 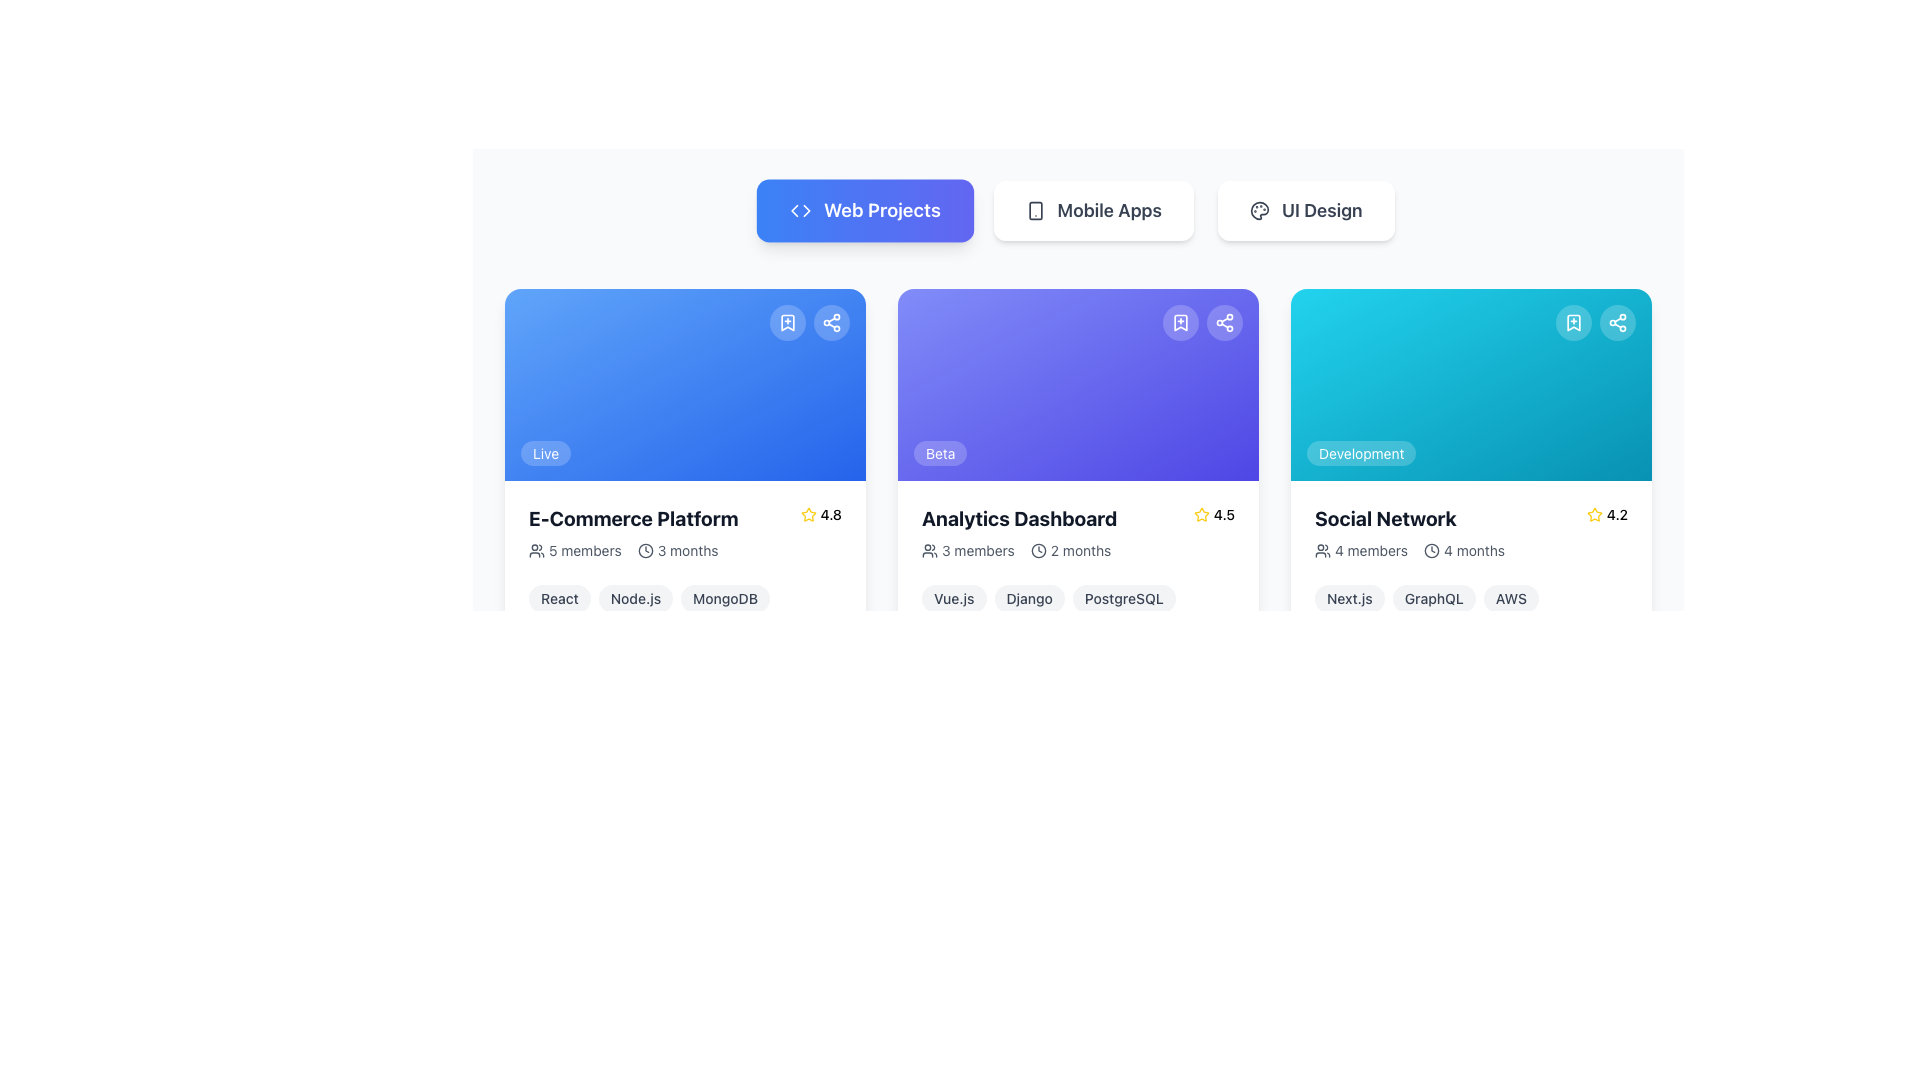 What do you see at coordinates (801, 211) in the screenshot?
I see `SVG Icon representing code or development-related content located to the left of the 'Web Projects' button in the navigation bar` at bounding box center [801, 211].